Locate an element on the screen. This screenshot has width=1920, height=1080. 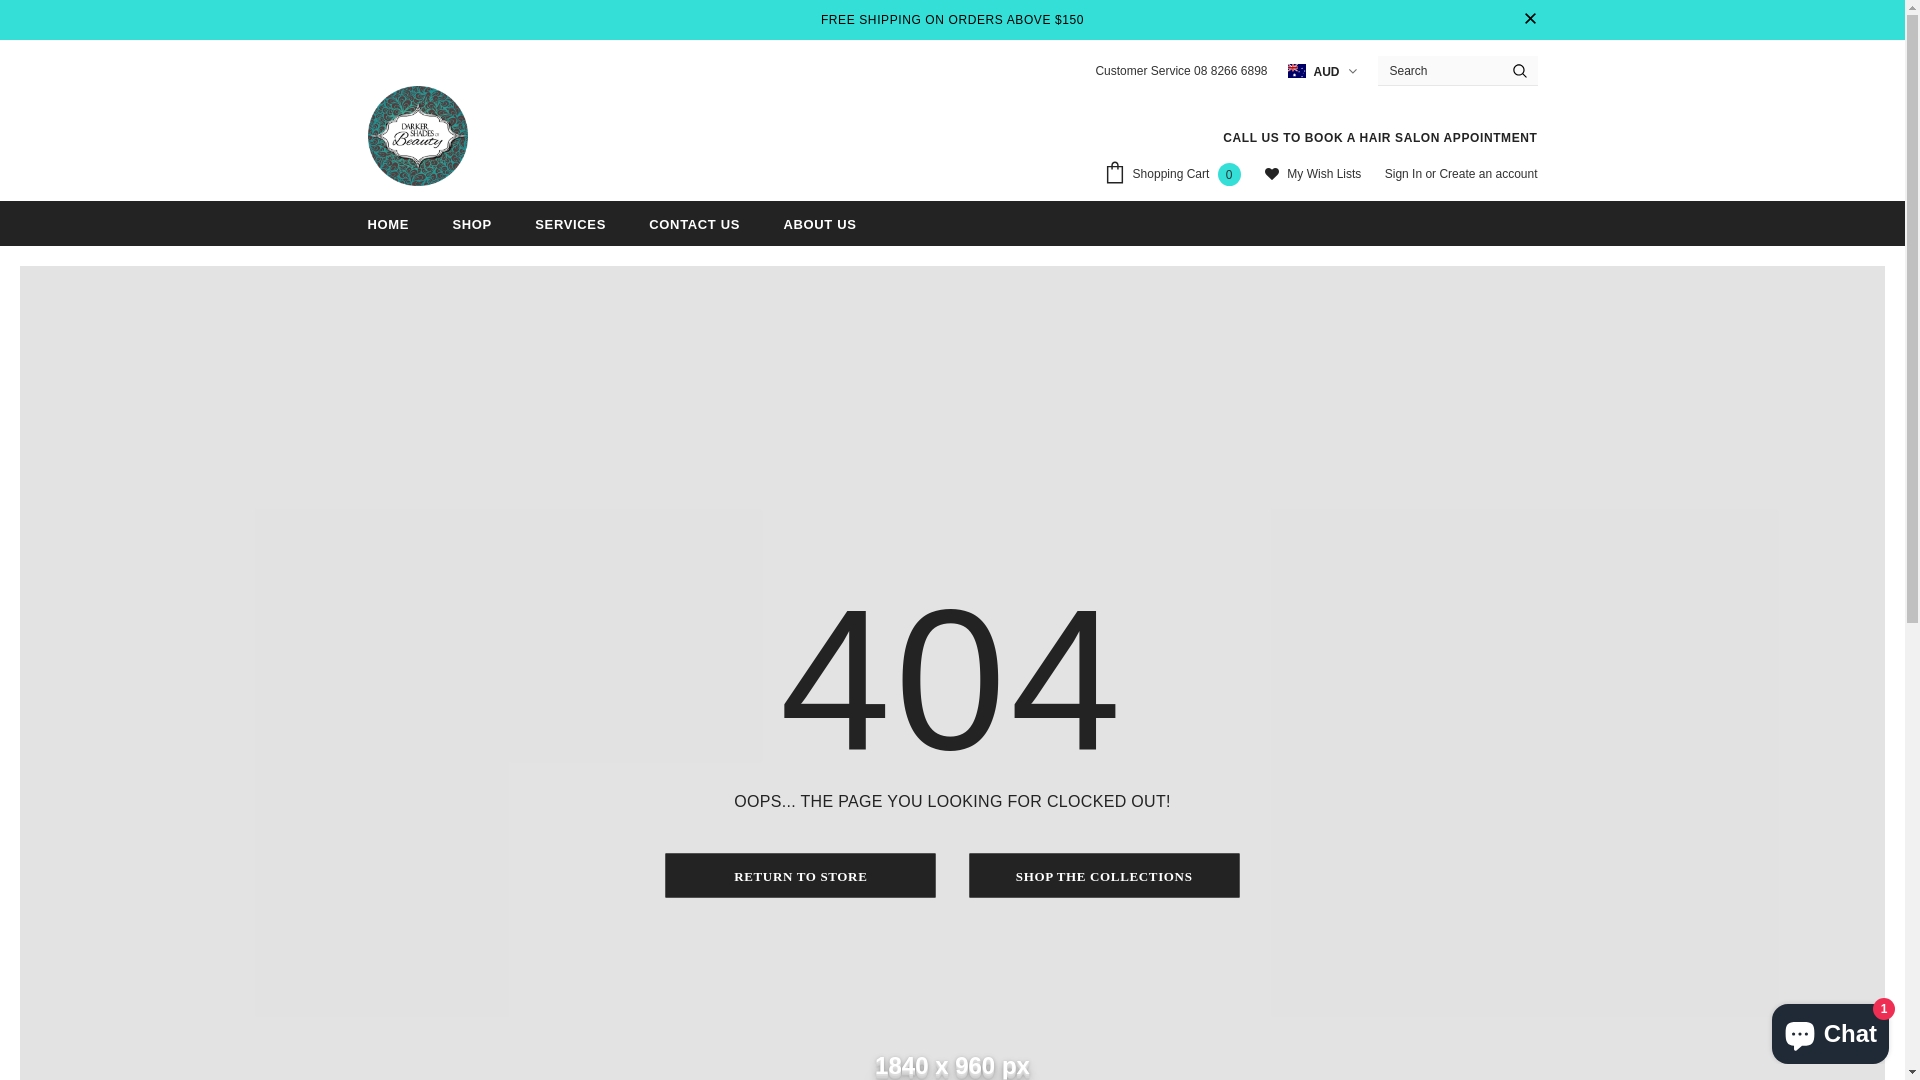
'Logo' is located at coordinates (416, 135).